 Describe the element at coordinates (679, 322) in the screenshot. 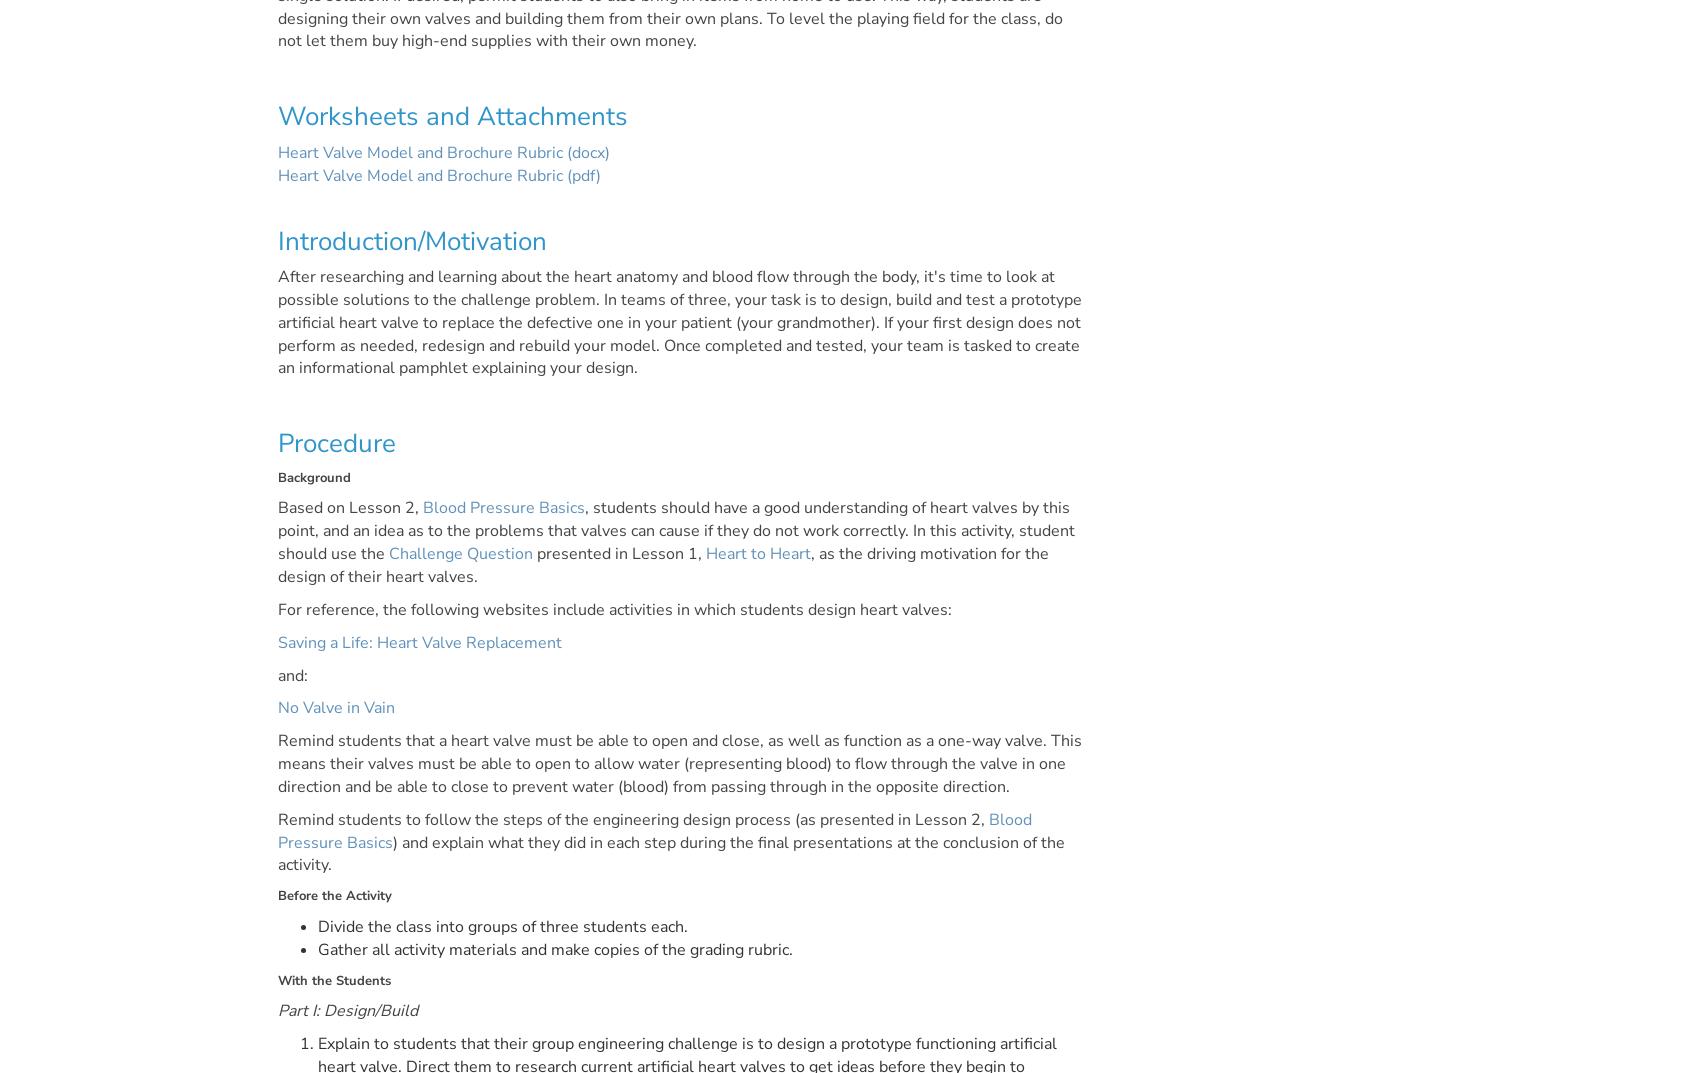

I see `'After researching and learning about the heart anatomy and blood flow through the body, it's time to look at possible solutions to the challenge problem. In teams of three, your task is to design, build and test a prototype artificial heart valve to replace the defective one in your patient (your grandmother). If your first design does not perform as needed, redesign and rebuild your model. Once completed and tested, your team is tasked to create an informational pamphlet explaining your design.'` at that location.